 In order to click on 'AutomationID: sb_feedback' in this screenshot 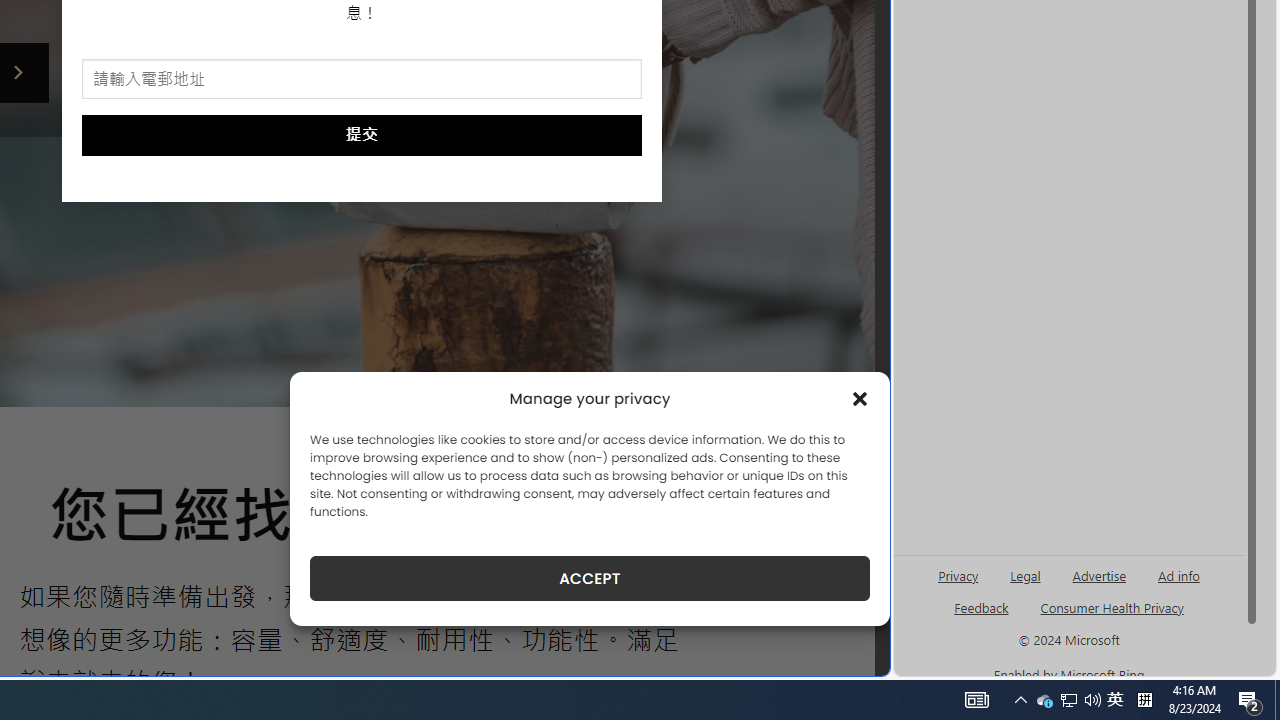, I will do `click(981, 606)`.